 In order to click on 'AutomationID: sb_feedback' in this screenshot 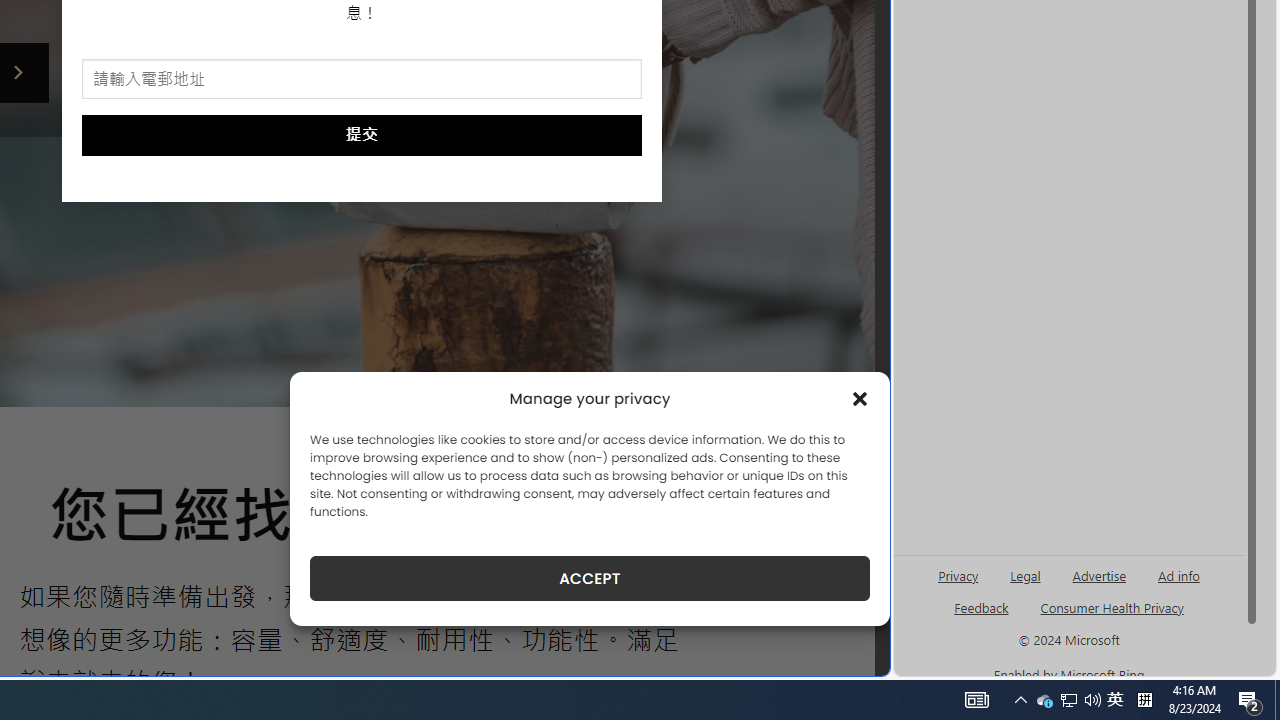, I will do `click(981, 606)`.